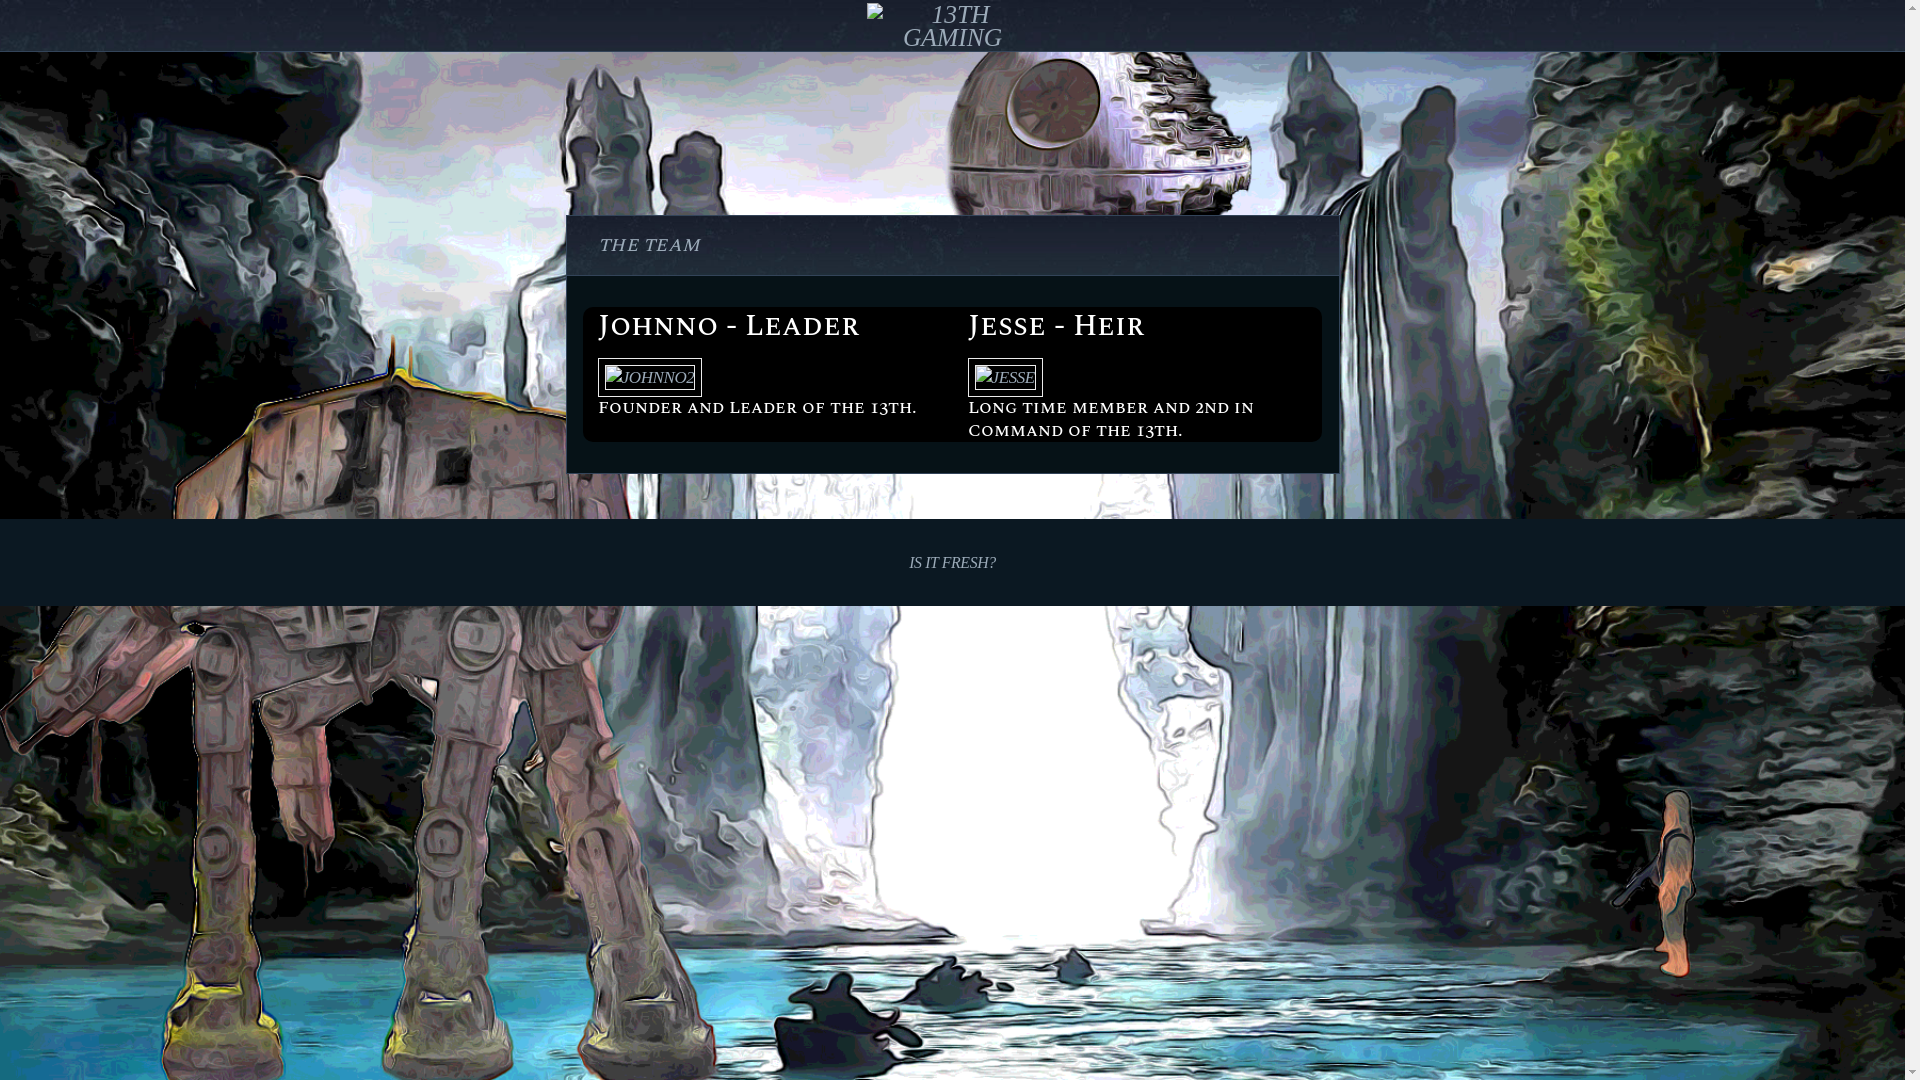 The width and height of the screenshot is (1920, 1080). What do you see at coordinates (1004, 377) in the screenshot?
I see `'Jesse'` at bounding box center [1004, 377].